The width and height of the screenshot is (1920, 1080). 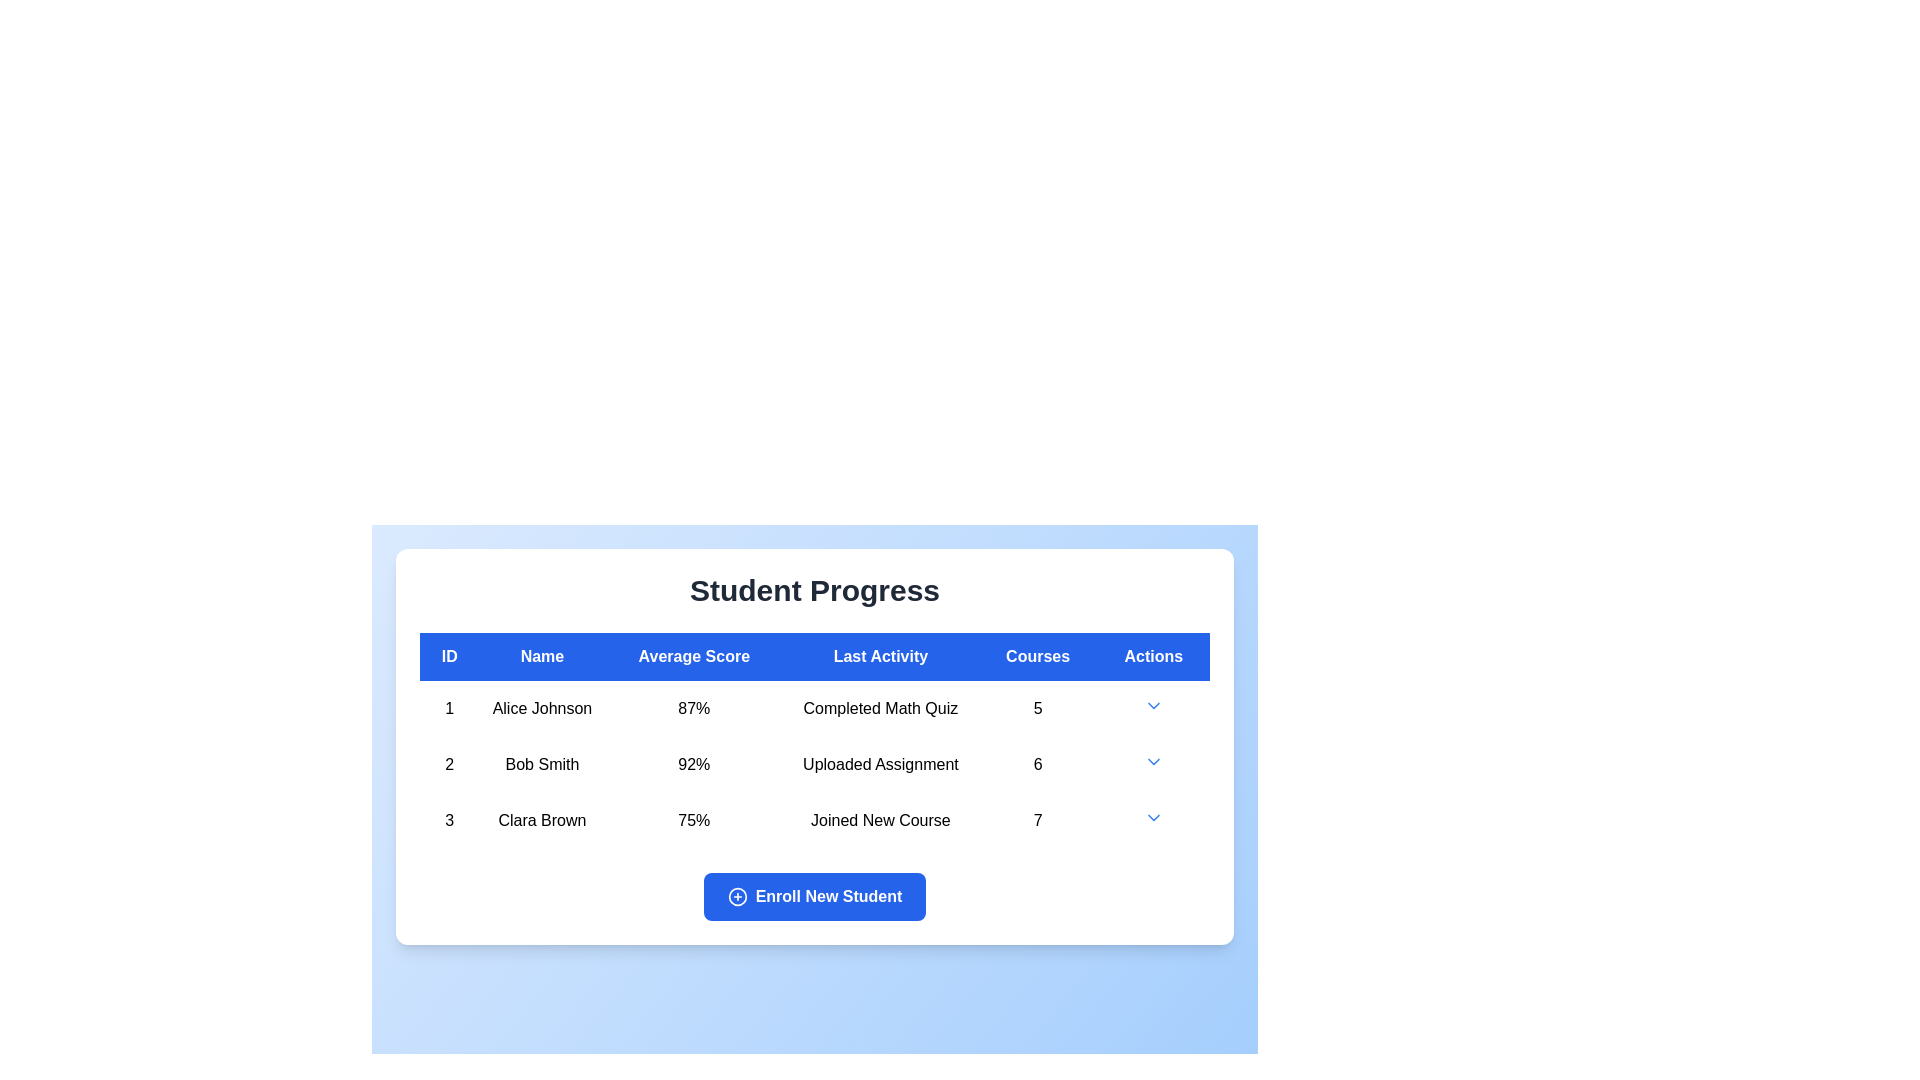 I want to click on the circular blue icon with a white plus symbol, which is located to the left of the 'Enroll New Student' button, so click(x=736, y=896).